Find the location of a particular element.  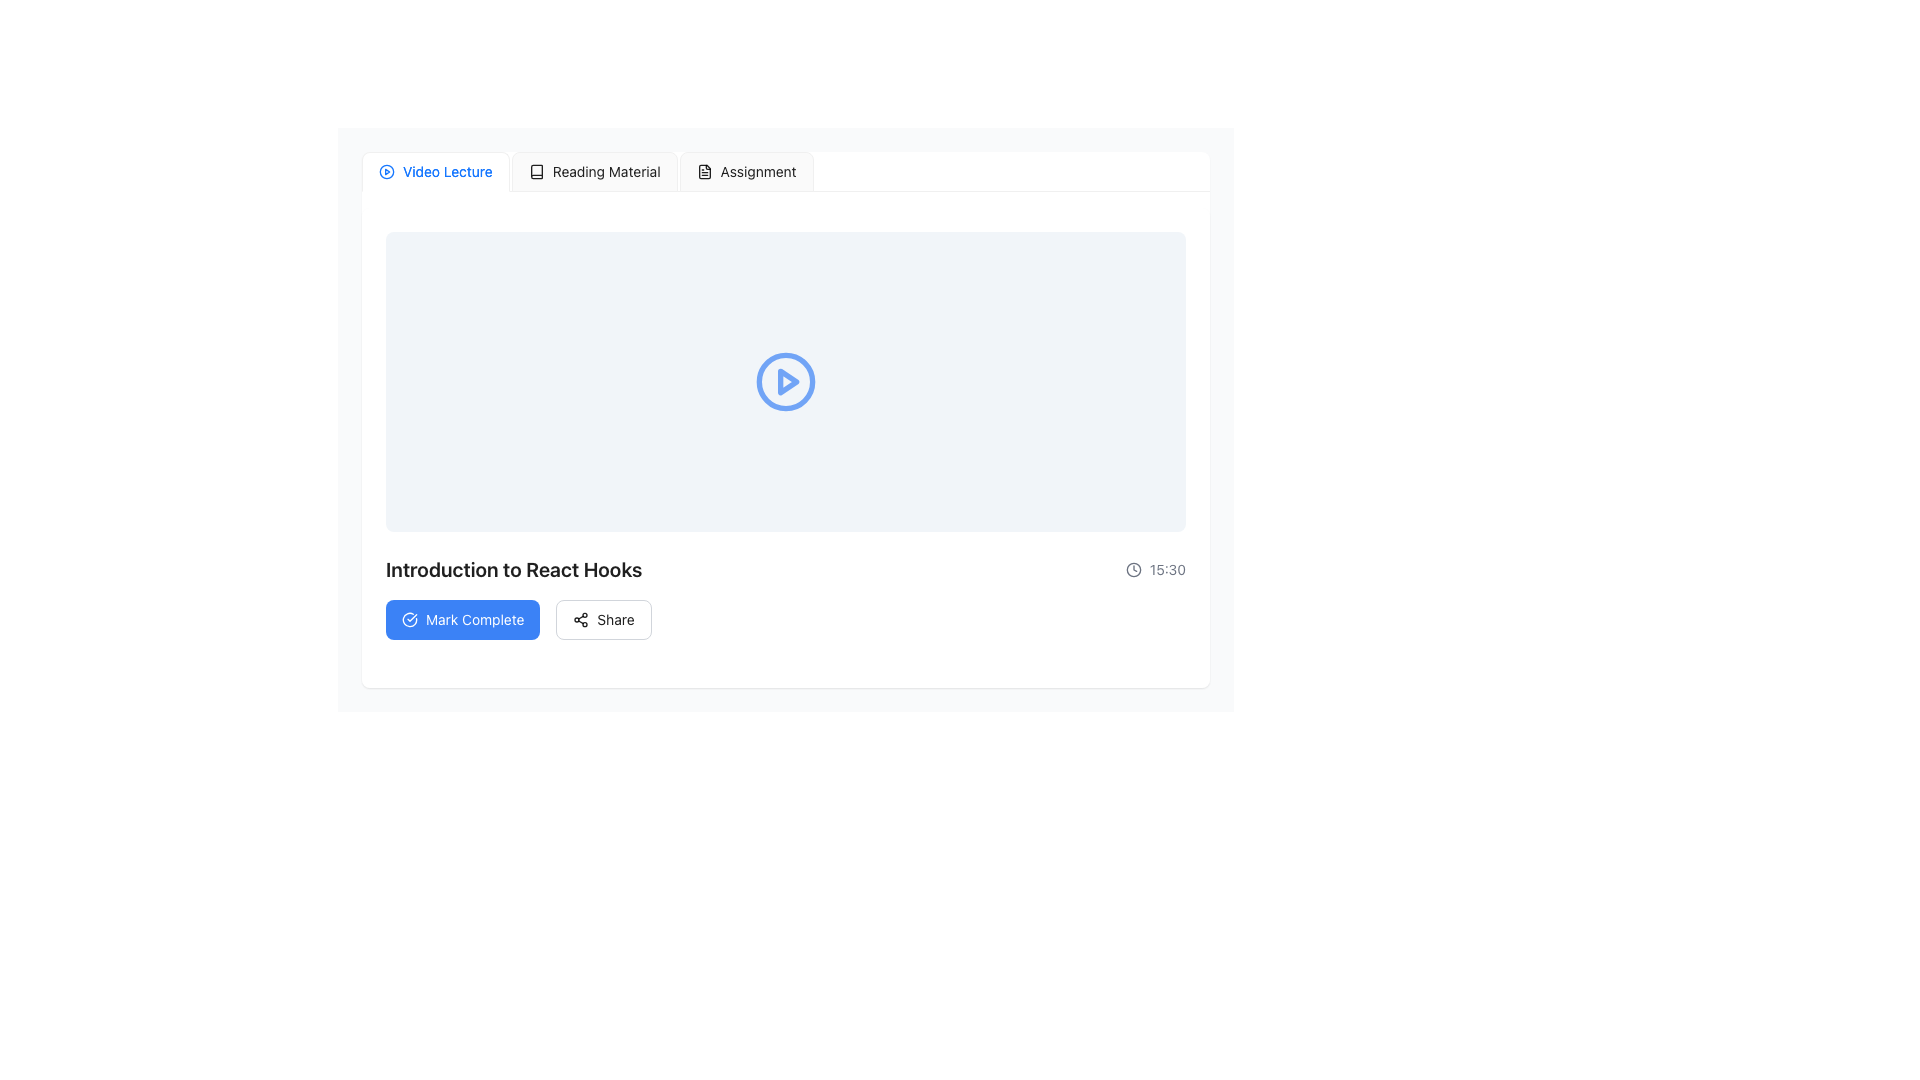

the circular component of the clock icon located towards the bottom-right section of the interface is located at coordinates (1133, 570).